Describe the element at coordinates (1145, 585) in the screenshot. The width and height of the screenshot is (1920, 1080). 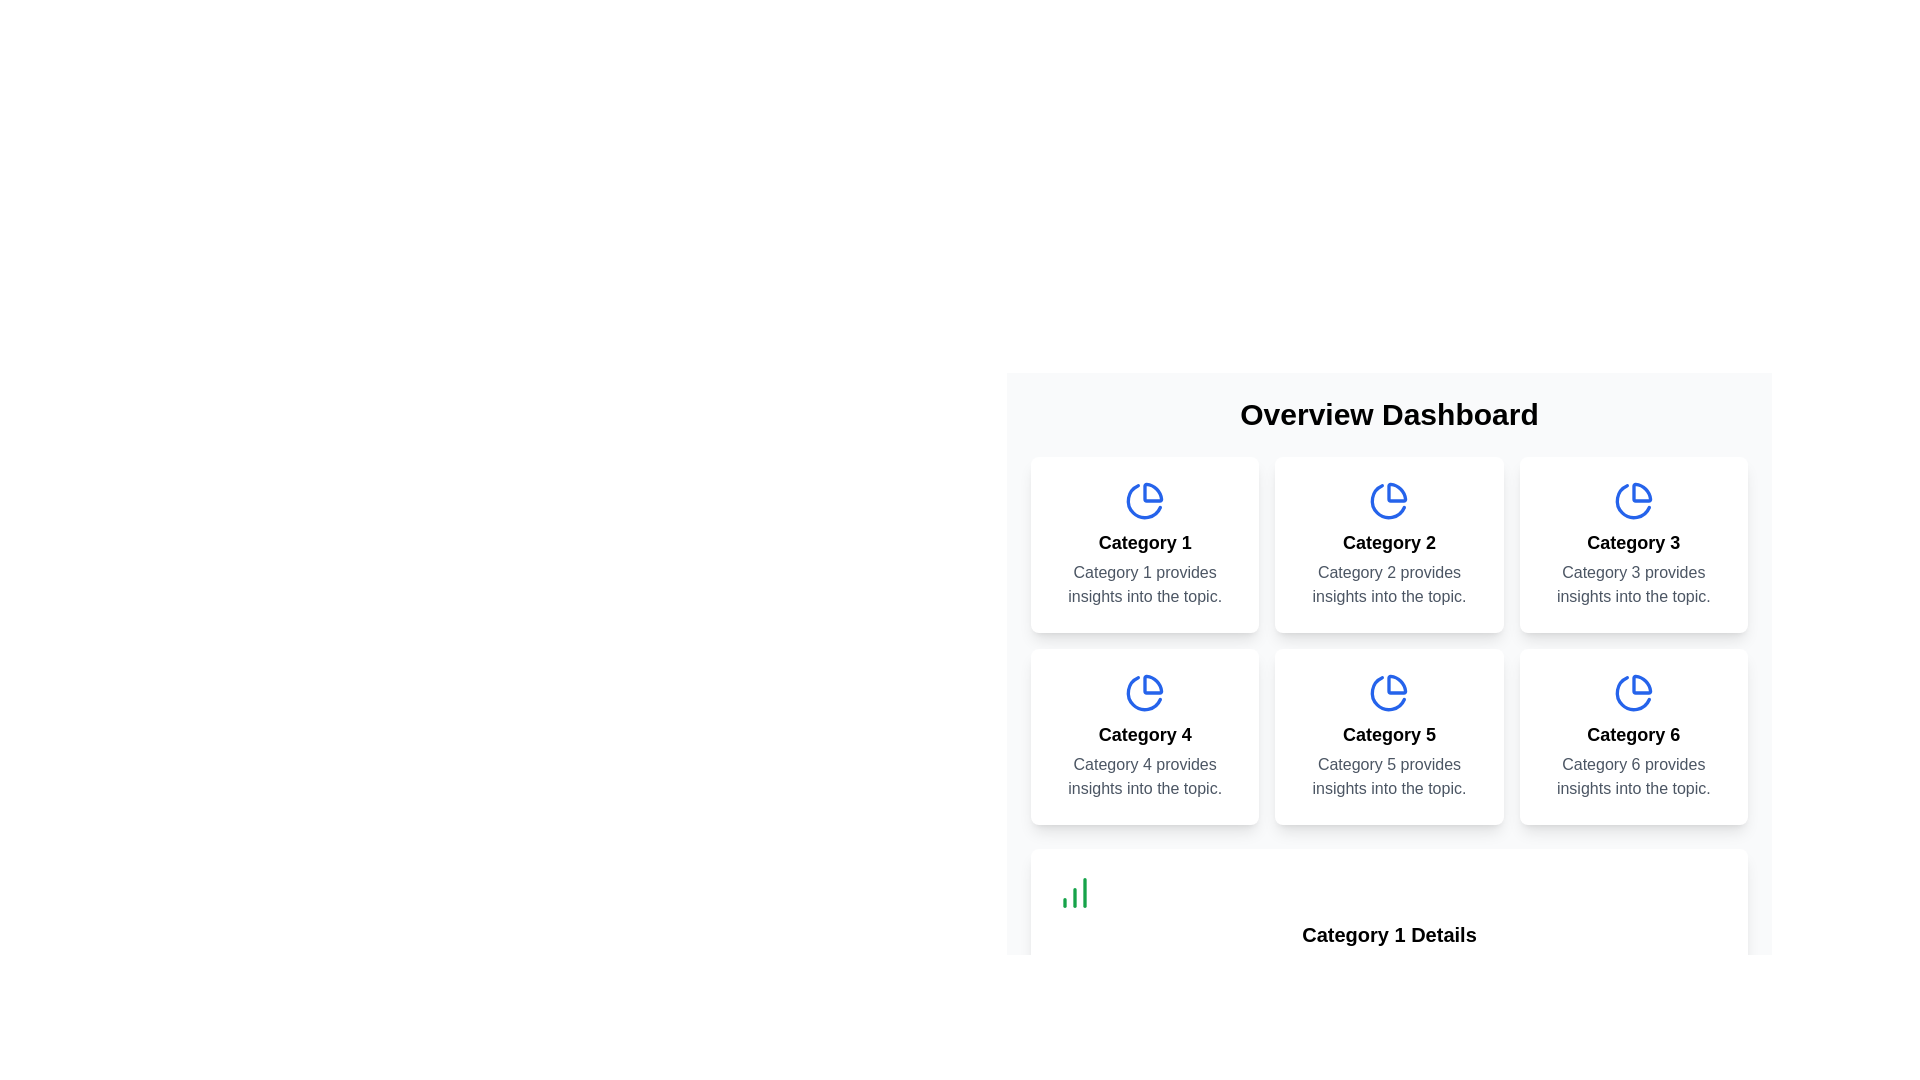
I see `the static text component that contains the sentence 'Category 1 provides insights into the topic.' positioned beneath the title 'Category 1'` at that location.